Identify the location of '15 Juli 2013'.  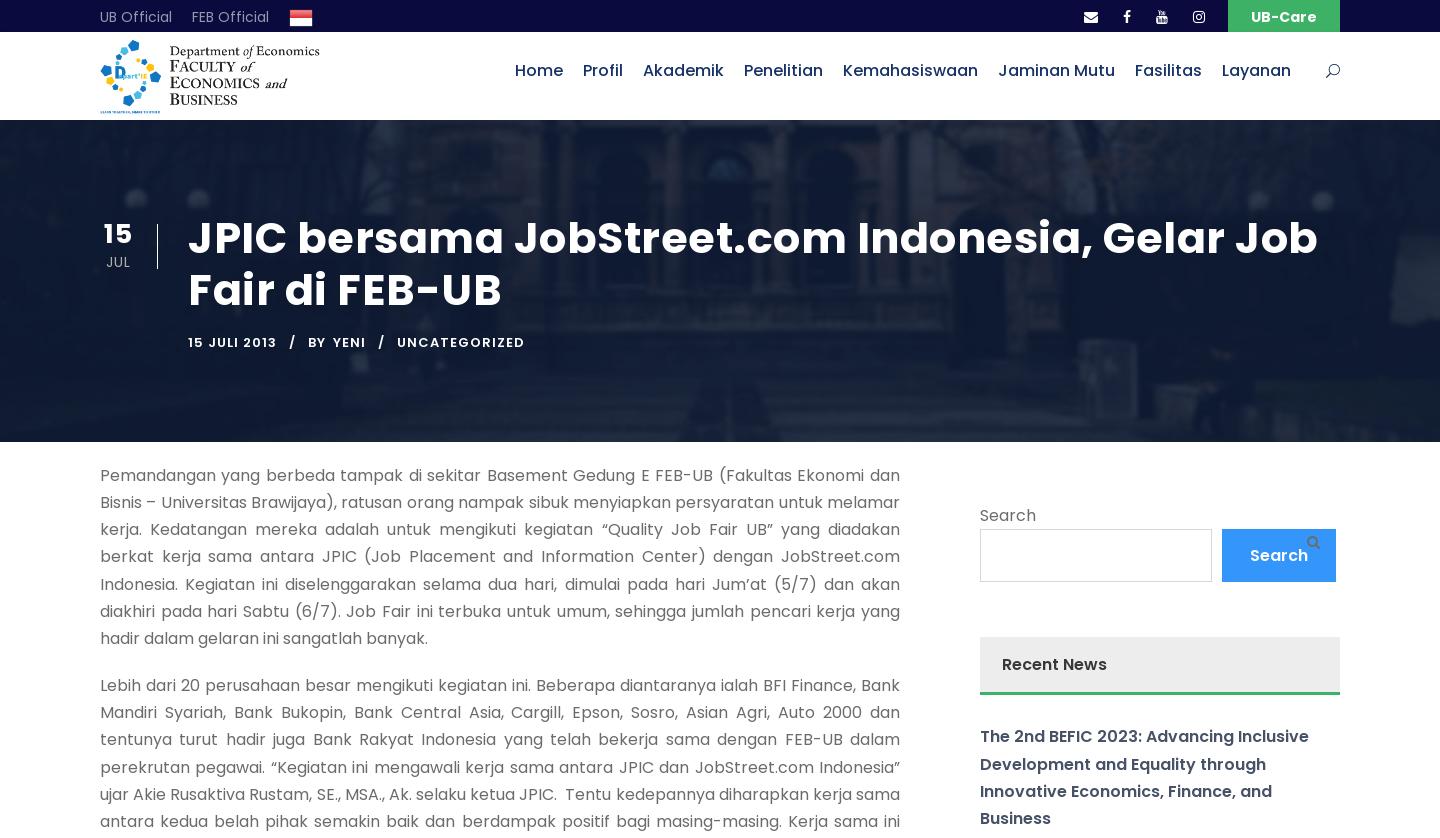
(232, 340).